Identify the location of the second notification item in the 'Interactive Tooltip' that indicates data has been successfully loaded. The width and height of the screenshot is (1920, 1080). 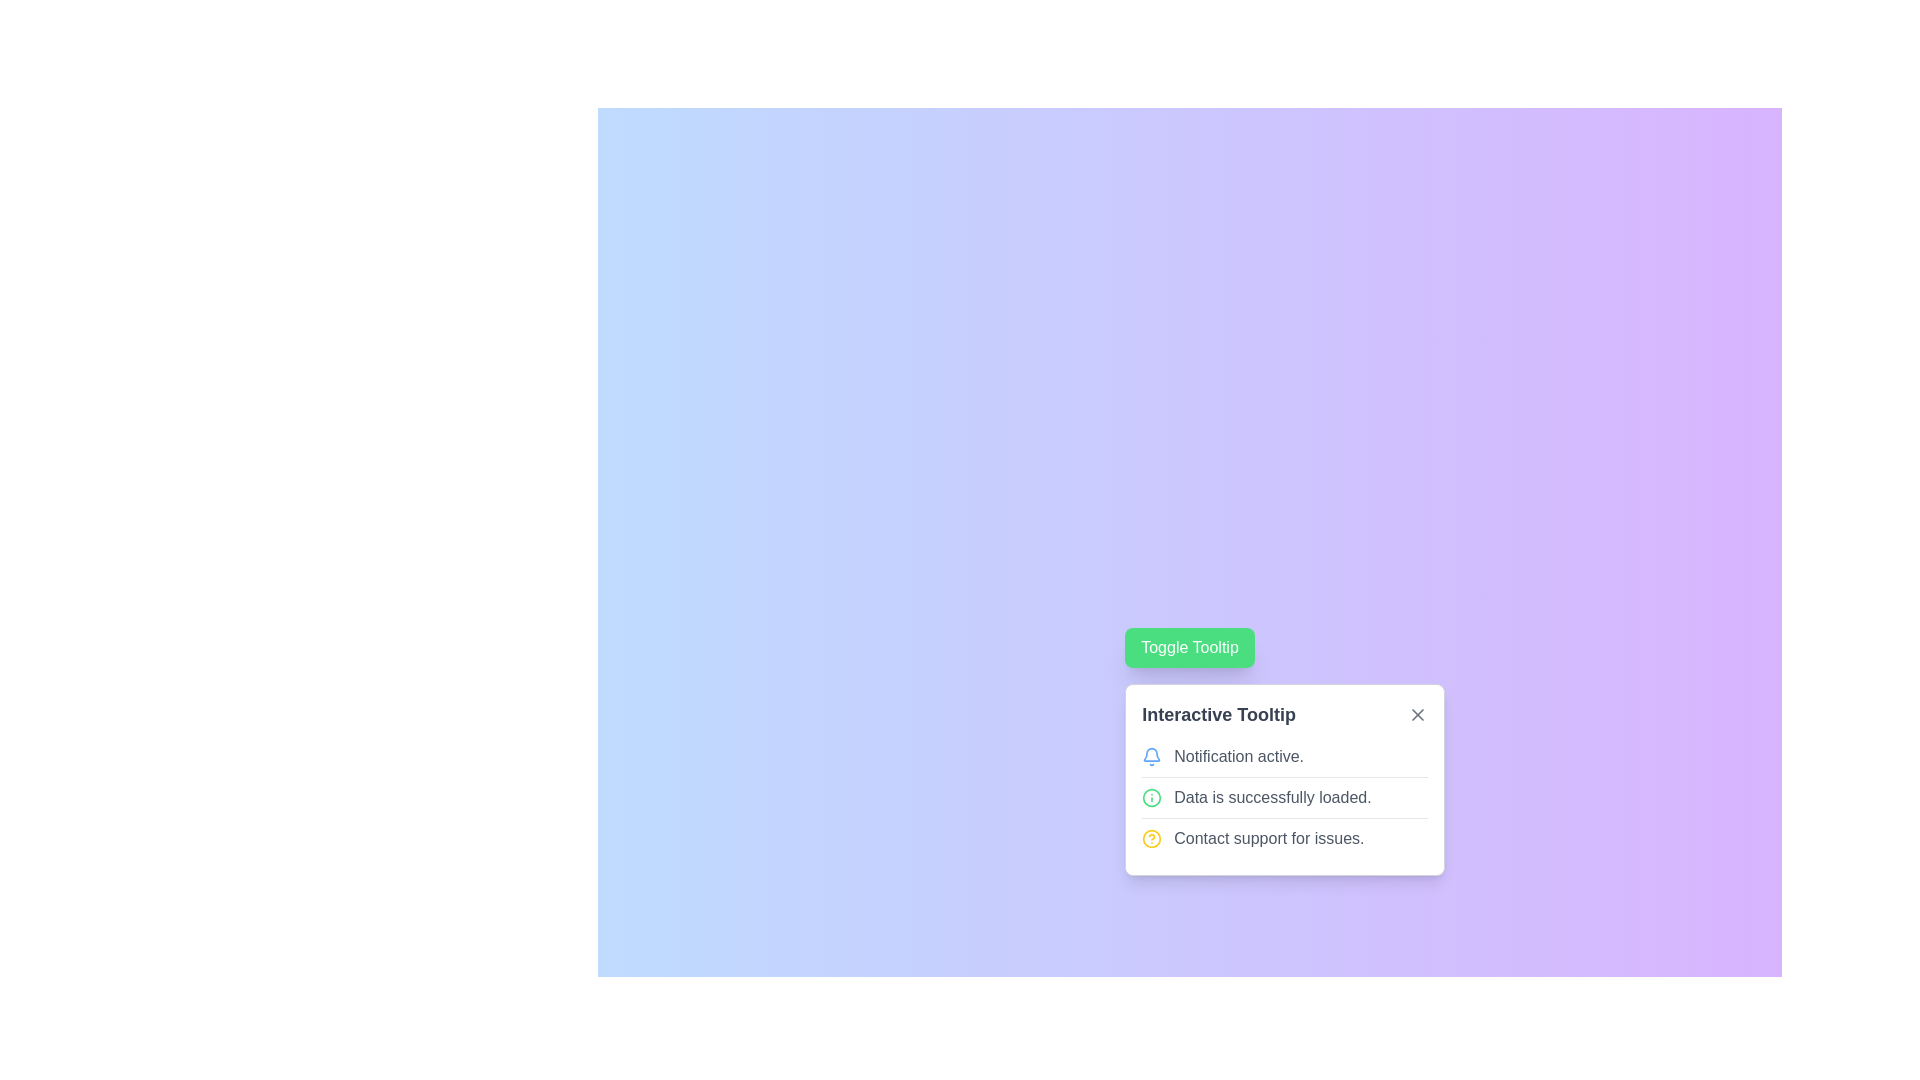
(1285, 796).